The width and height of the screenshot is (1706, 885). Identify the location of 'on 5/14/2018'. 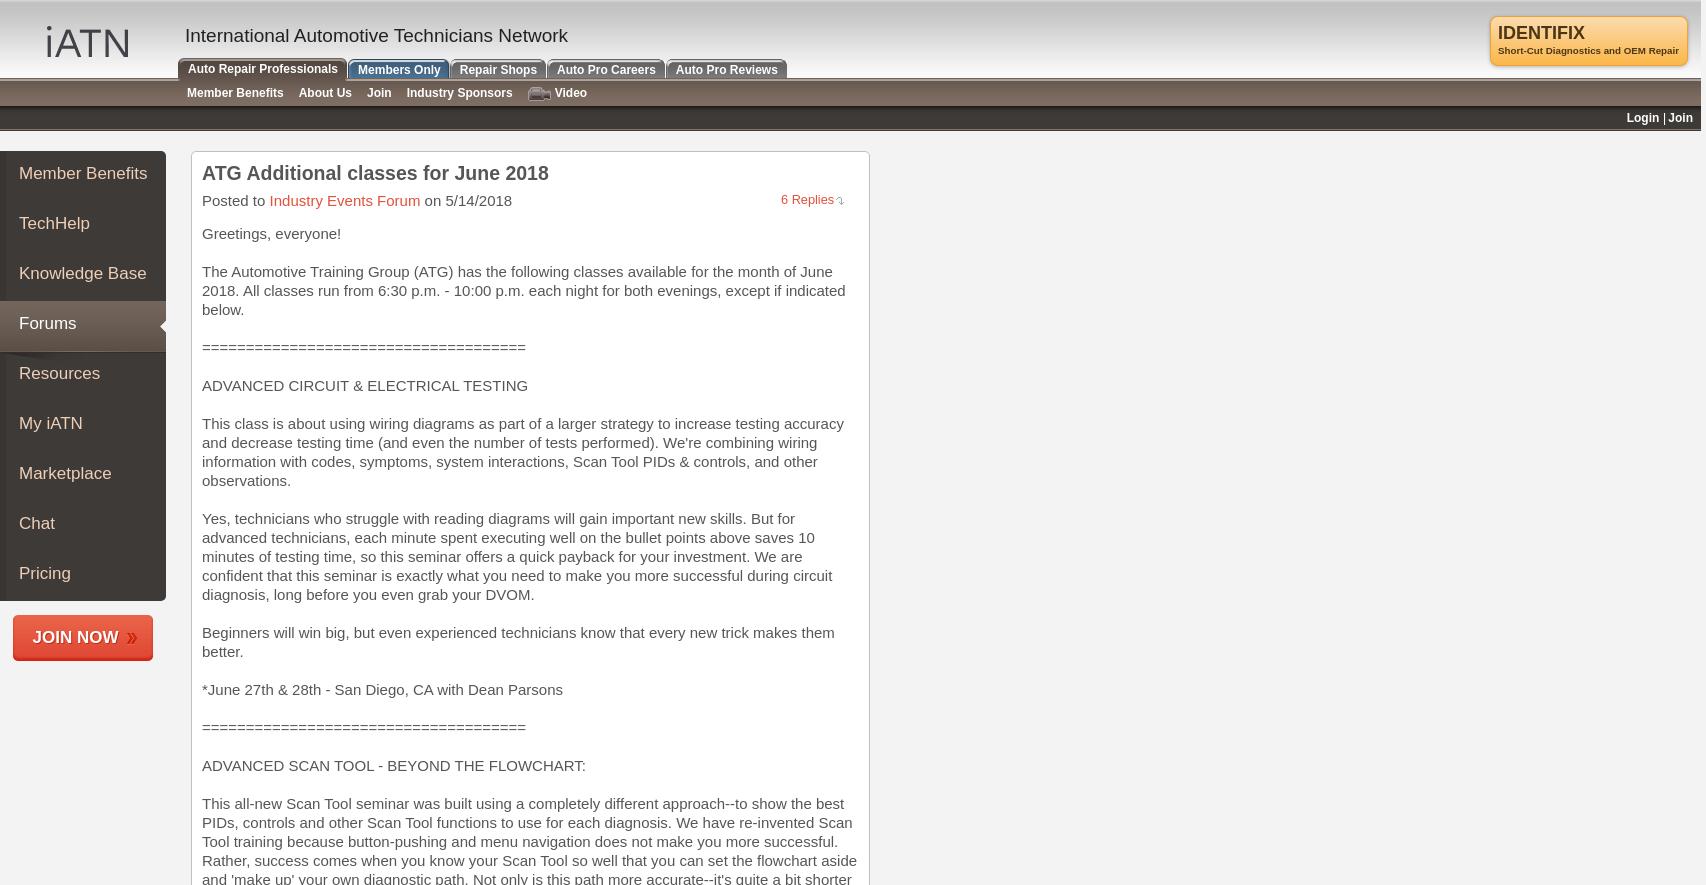
(465, 200).